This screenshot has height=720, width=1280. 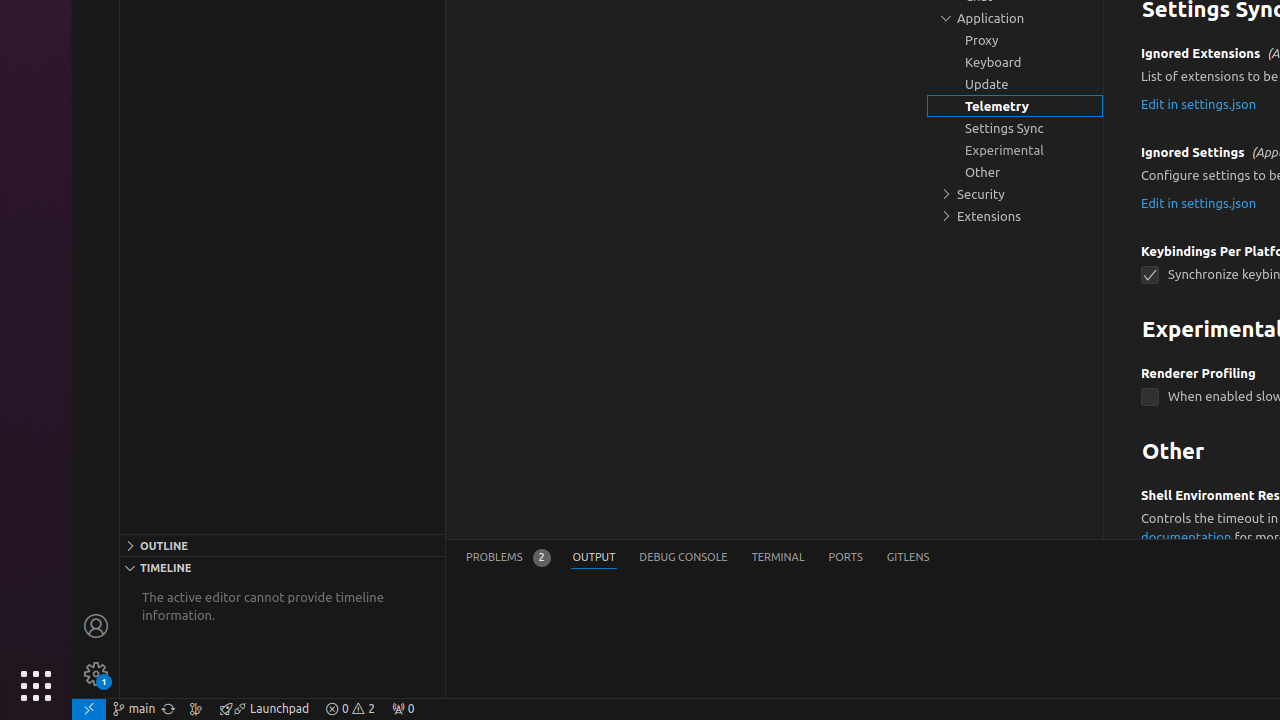 I want to click on 'OSWorld (Git) - main, Checkout Branch/Tag...', so click(x=133, y=707).